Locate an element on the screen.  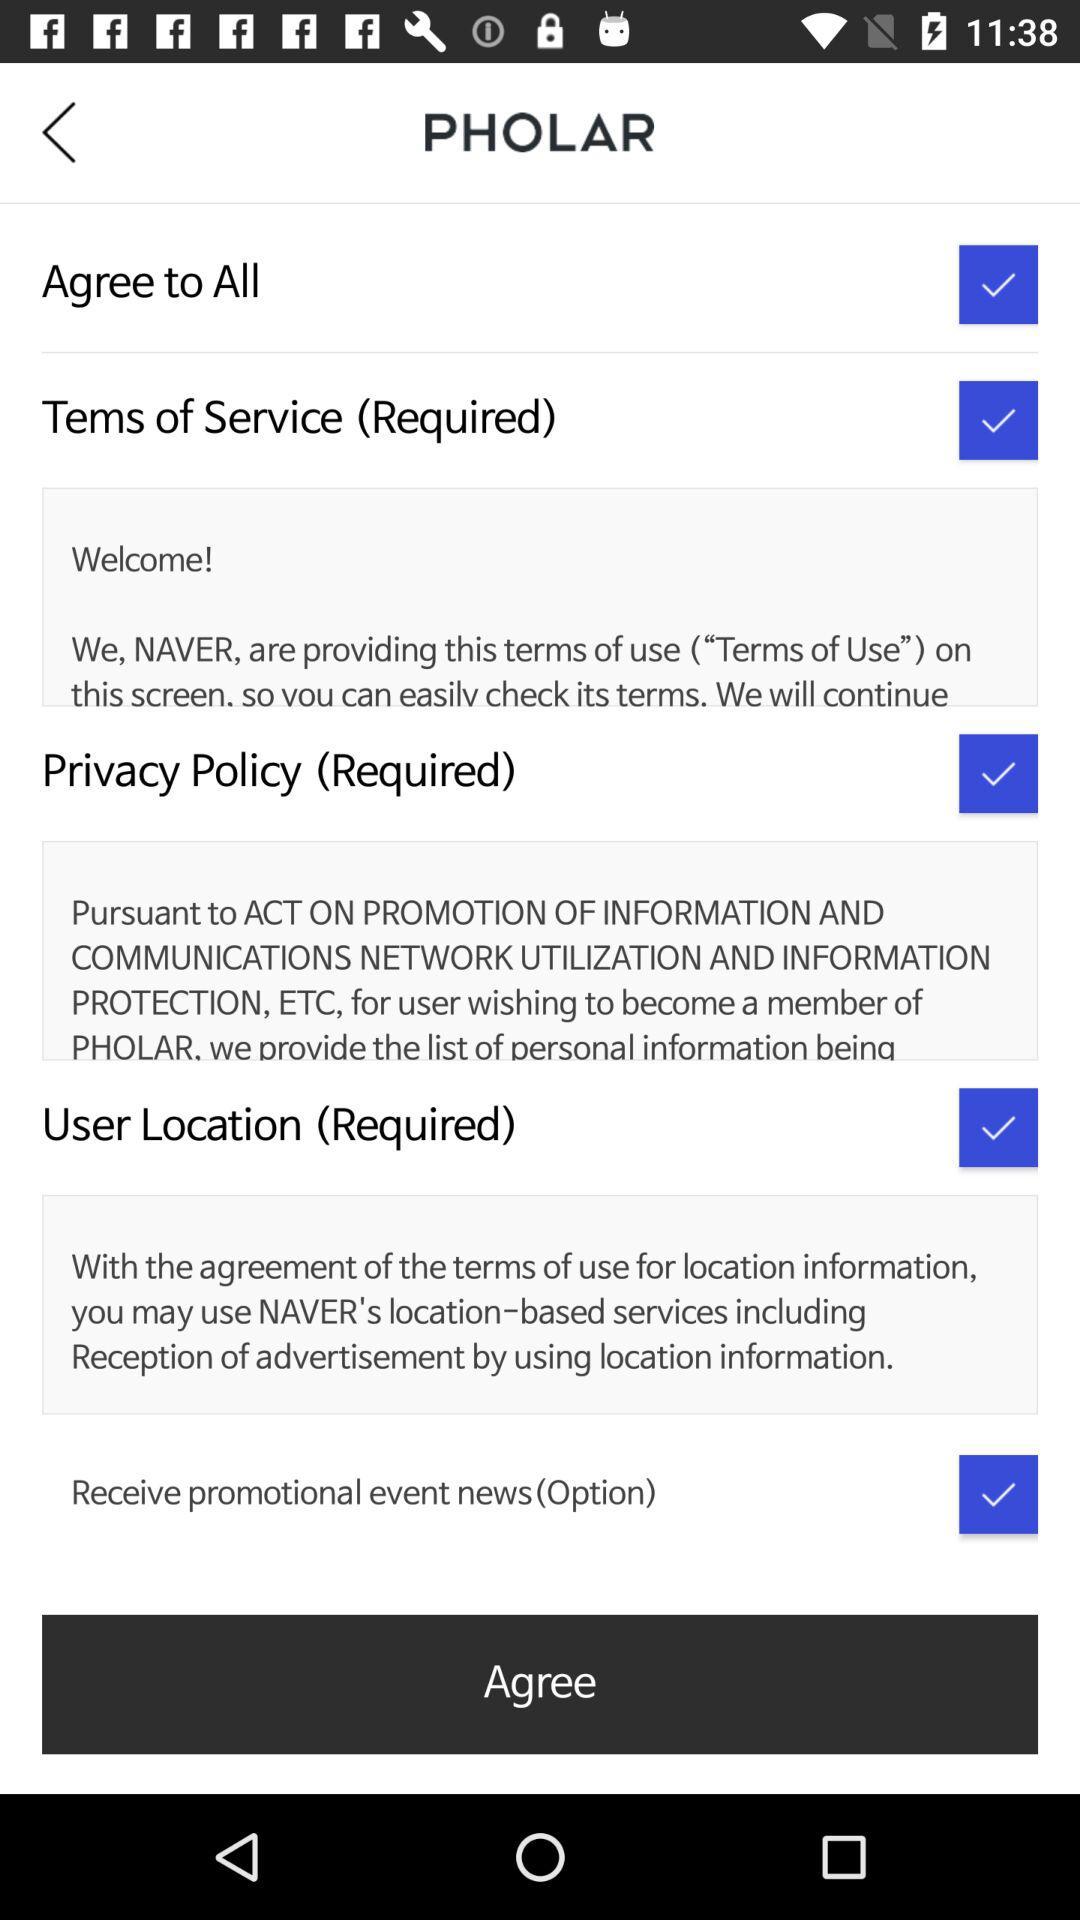
go back is located at coordinates (72, 131).